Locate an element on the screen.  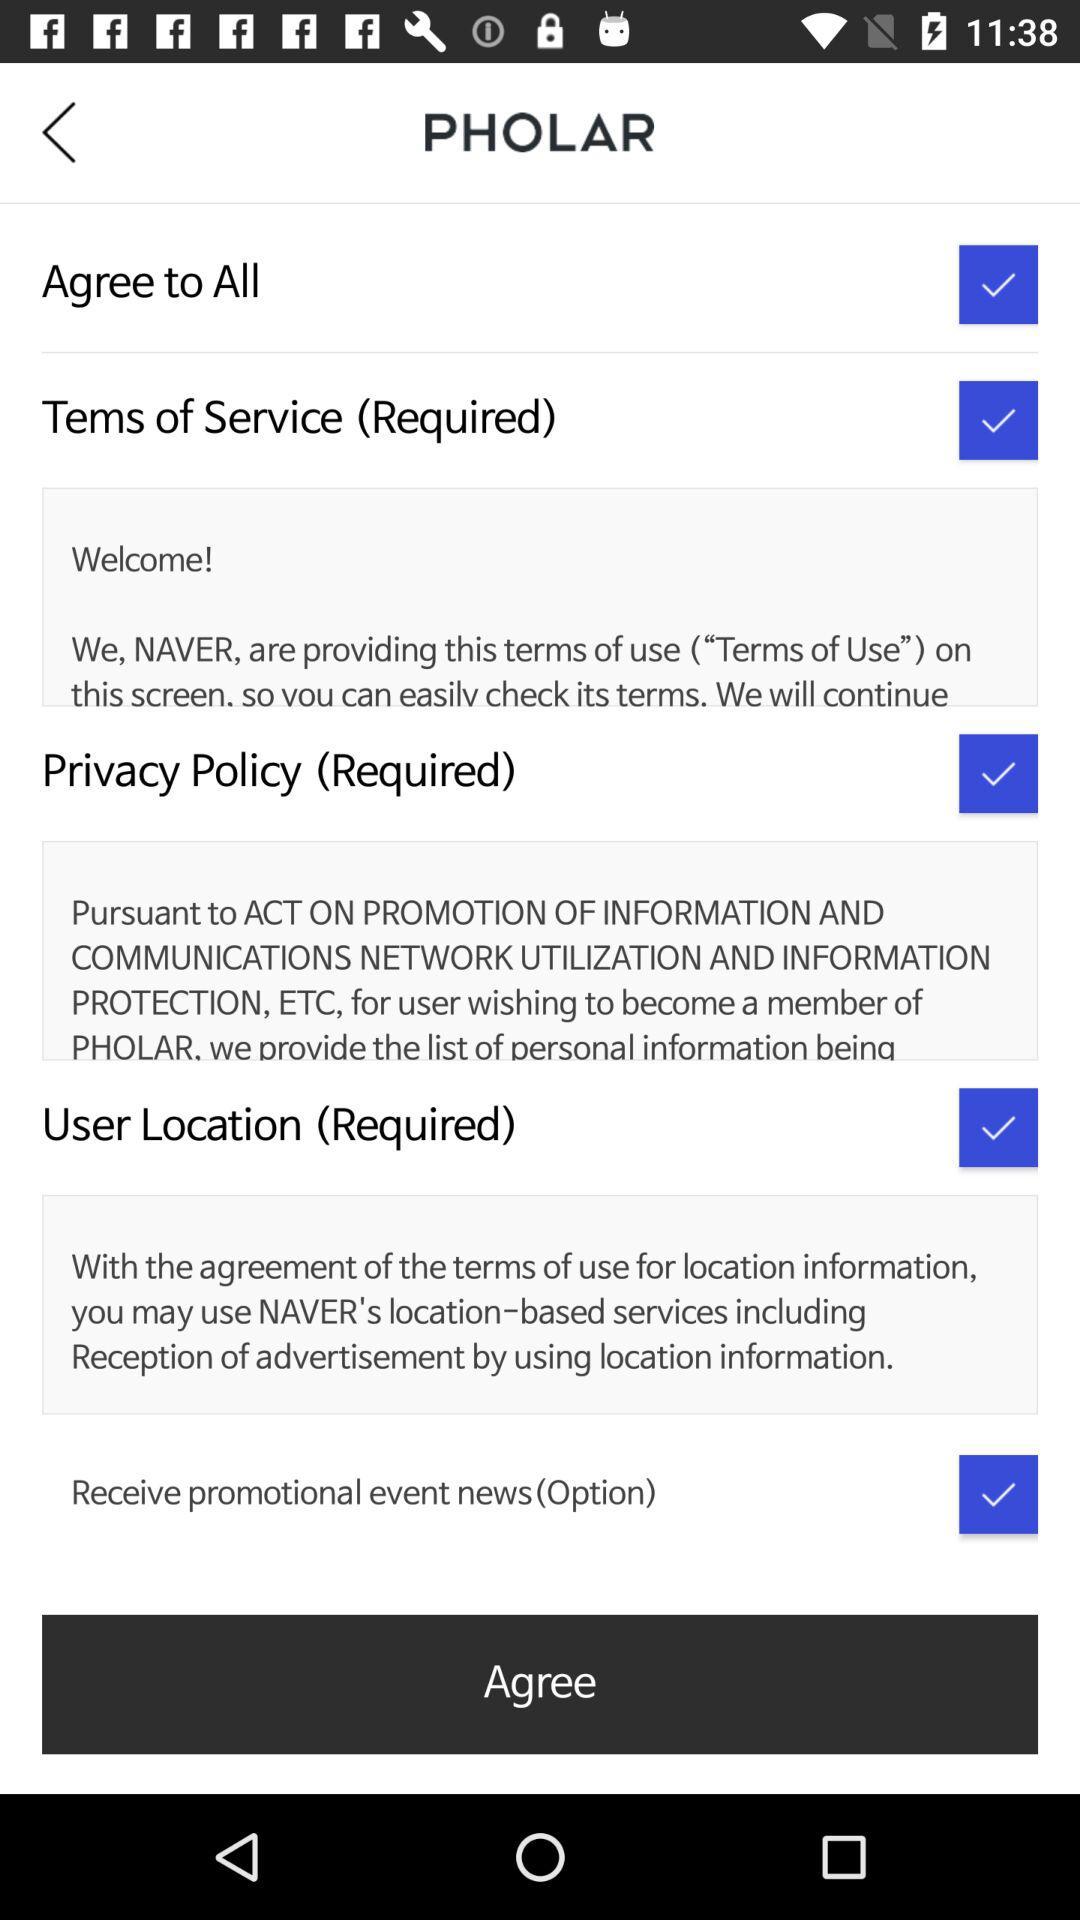
go back is located at coordinates (72, 131).